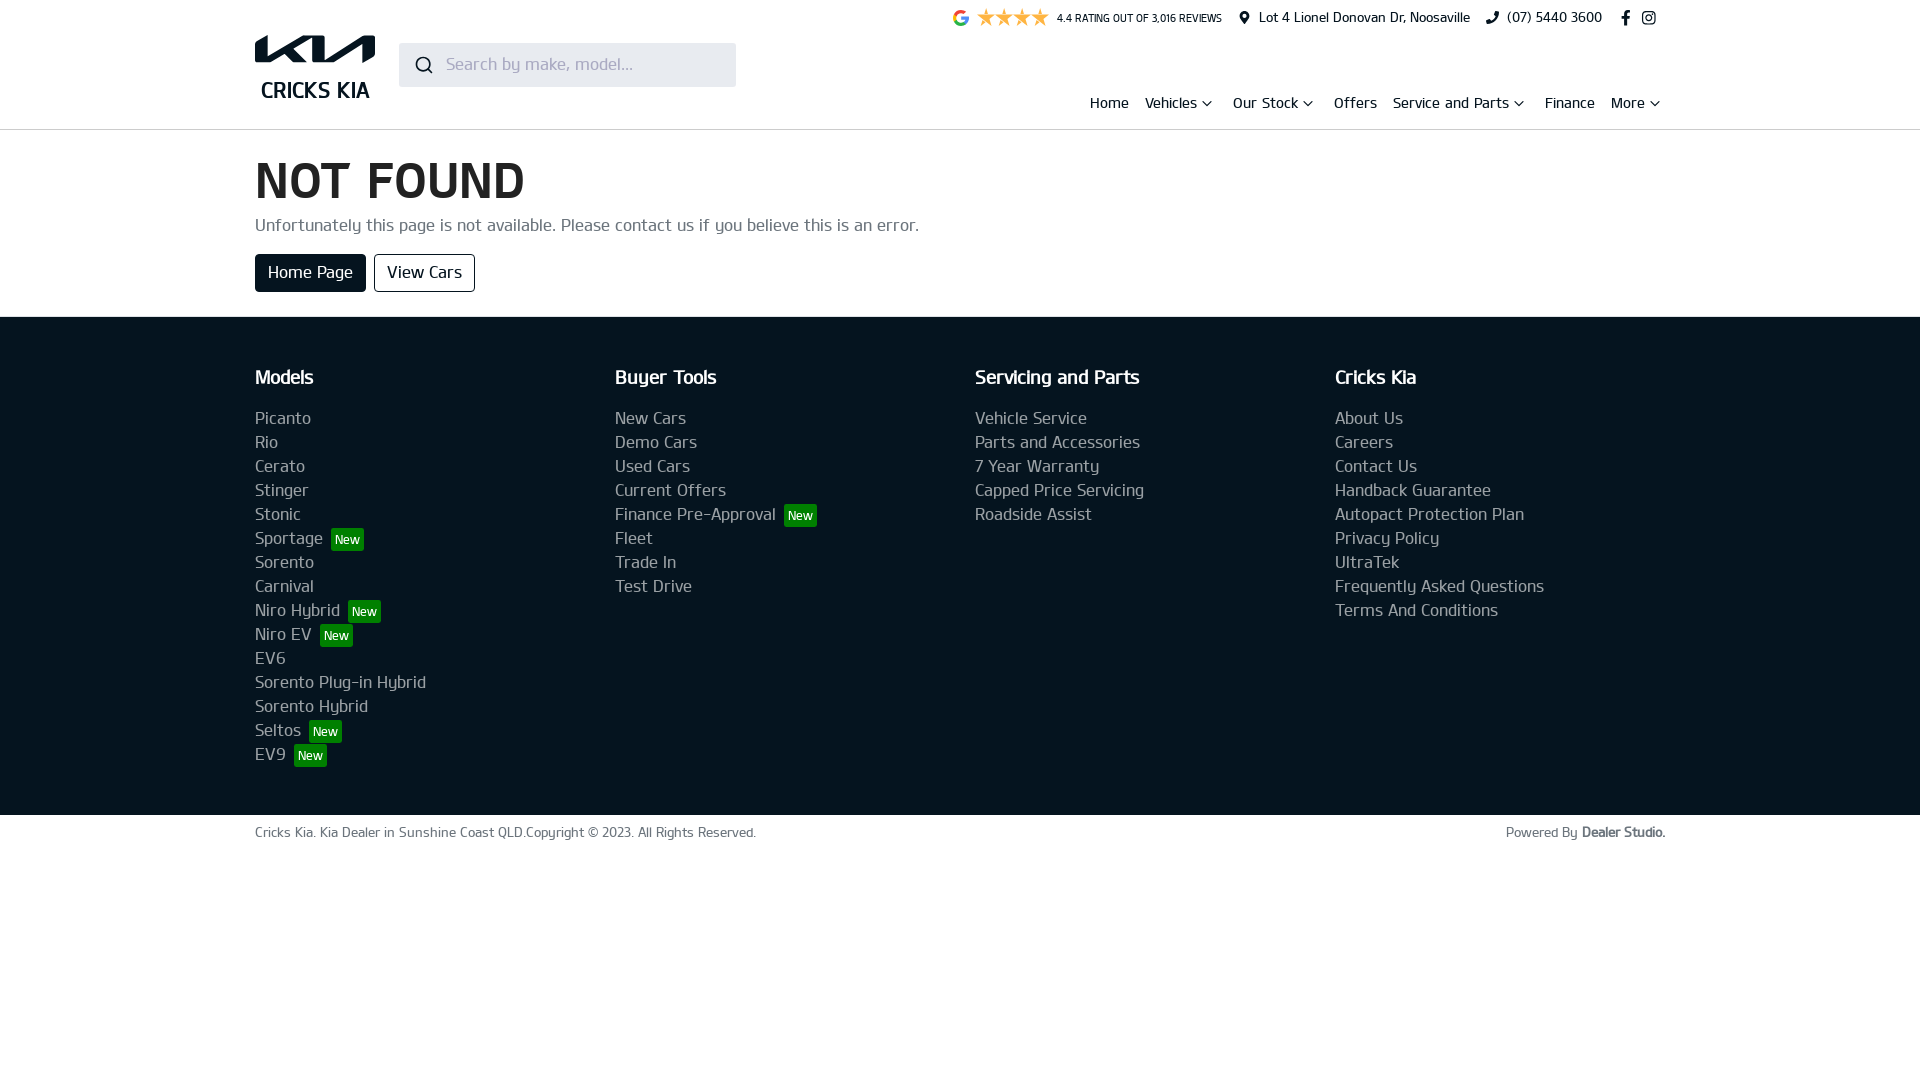 The width and height of the screenshot is (1920, 1080). What do you see at coordinates (1058, 490) in the screenshot?
I see `'Capped Price Servicing'` at bounding box center [1058, 490].